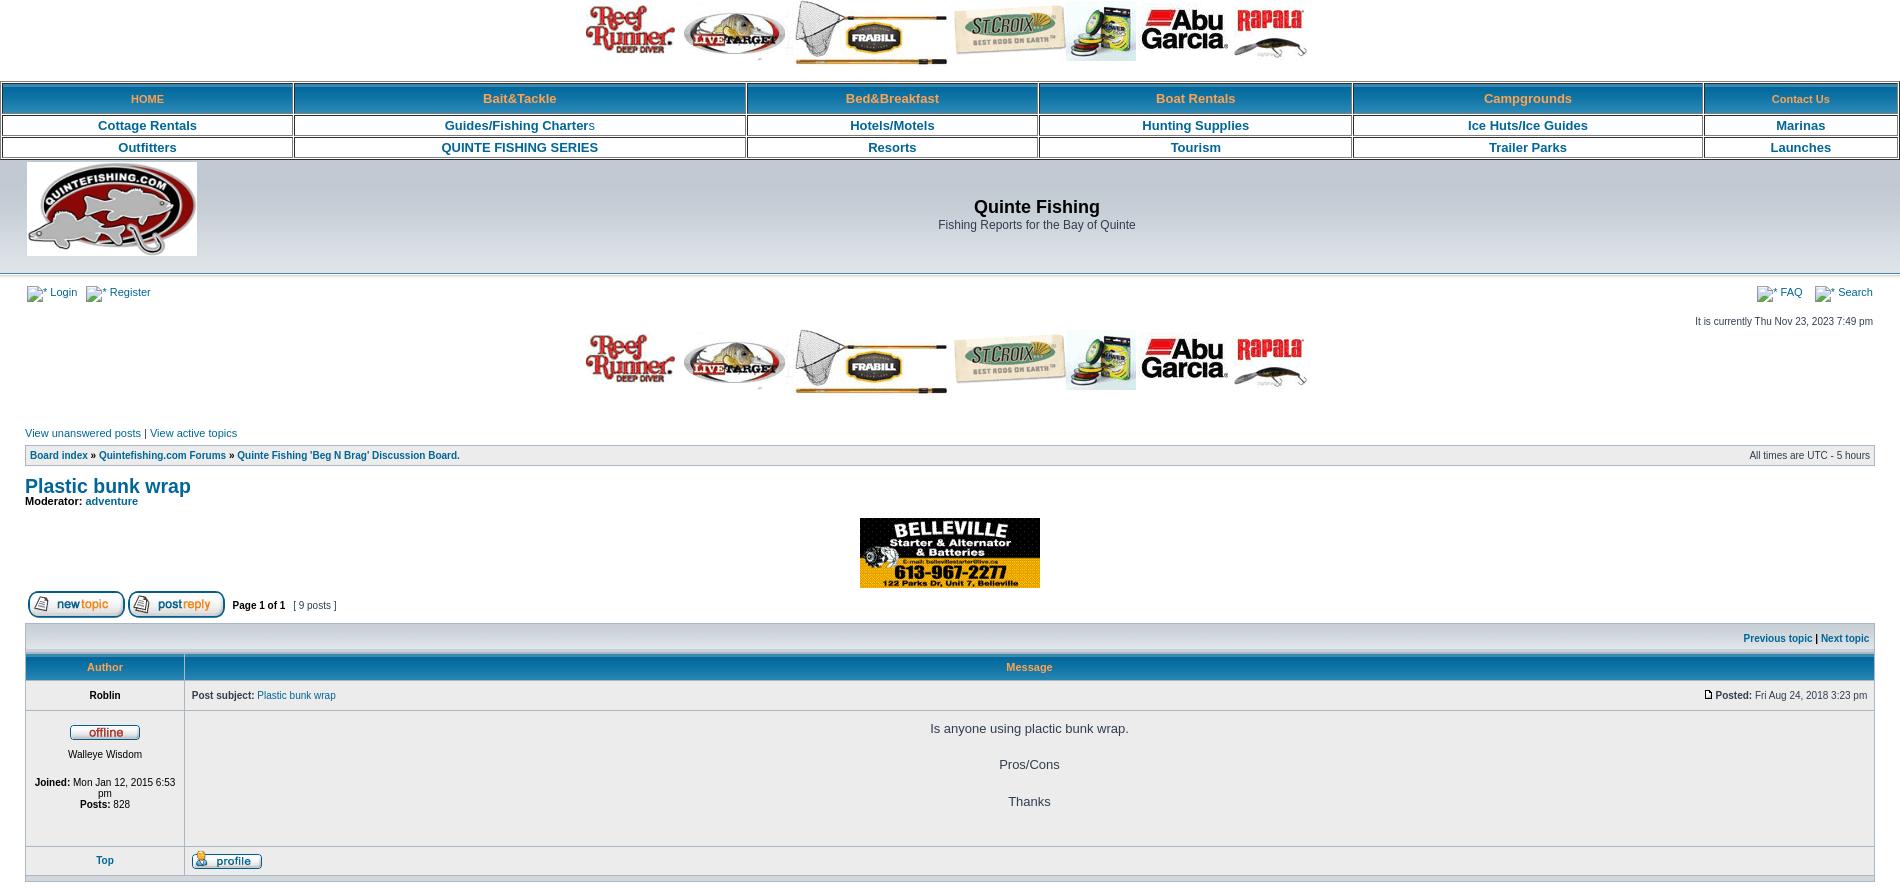 The height and width of the screenshot is (889, 1900). I want to click on 'All times are UTC - 5 hours', so click(1808, 454).